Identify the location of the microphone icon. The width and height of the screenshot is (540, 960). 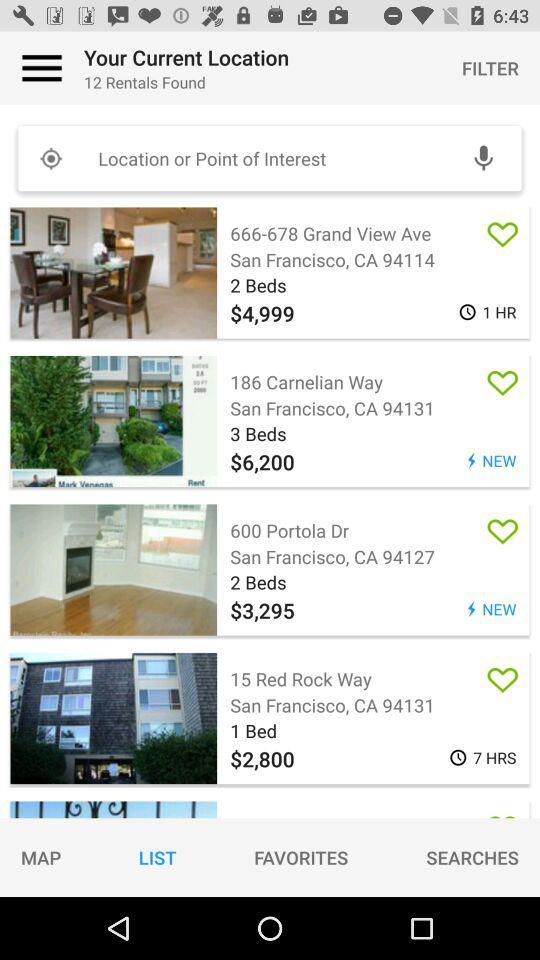
(482, 157).